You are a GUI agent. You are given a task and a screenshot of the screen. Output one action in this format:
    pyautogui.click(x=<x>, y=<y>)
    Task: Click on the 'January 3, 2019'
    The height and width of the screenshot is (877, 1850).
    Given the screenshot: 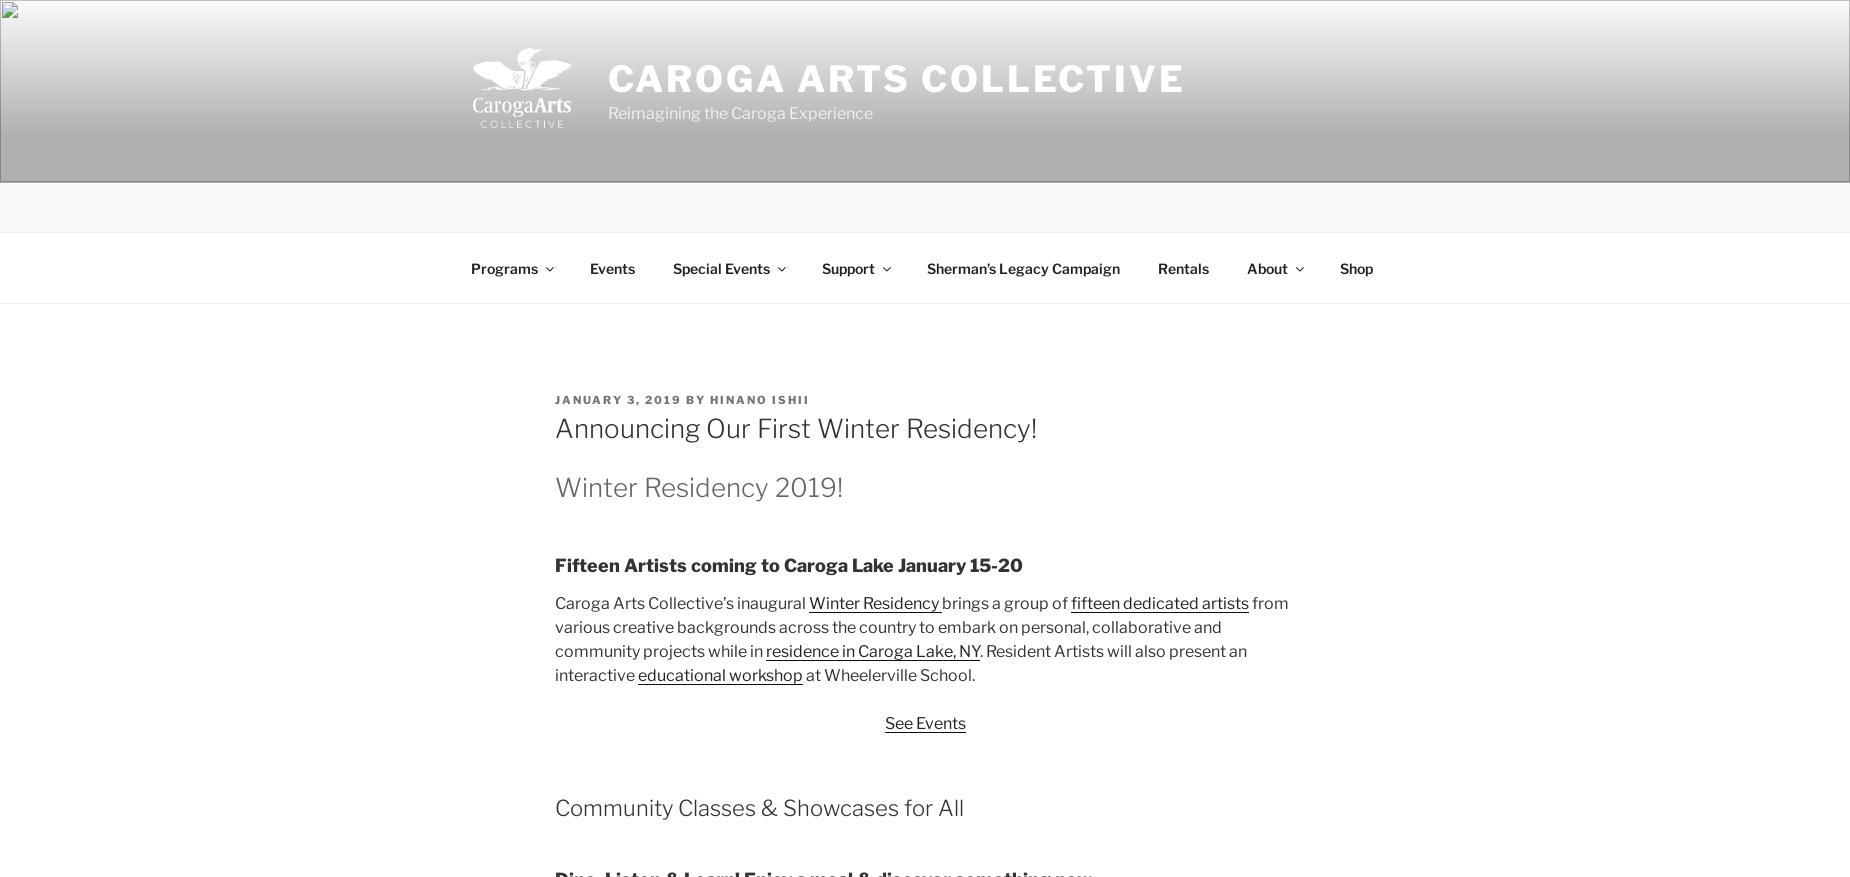 What is the action you would take?
    pyautogui.click(x=618, y=398)
    